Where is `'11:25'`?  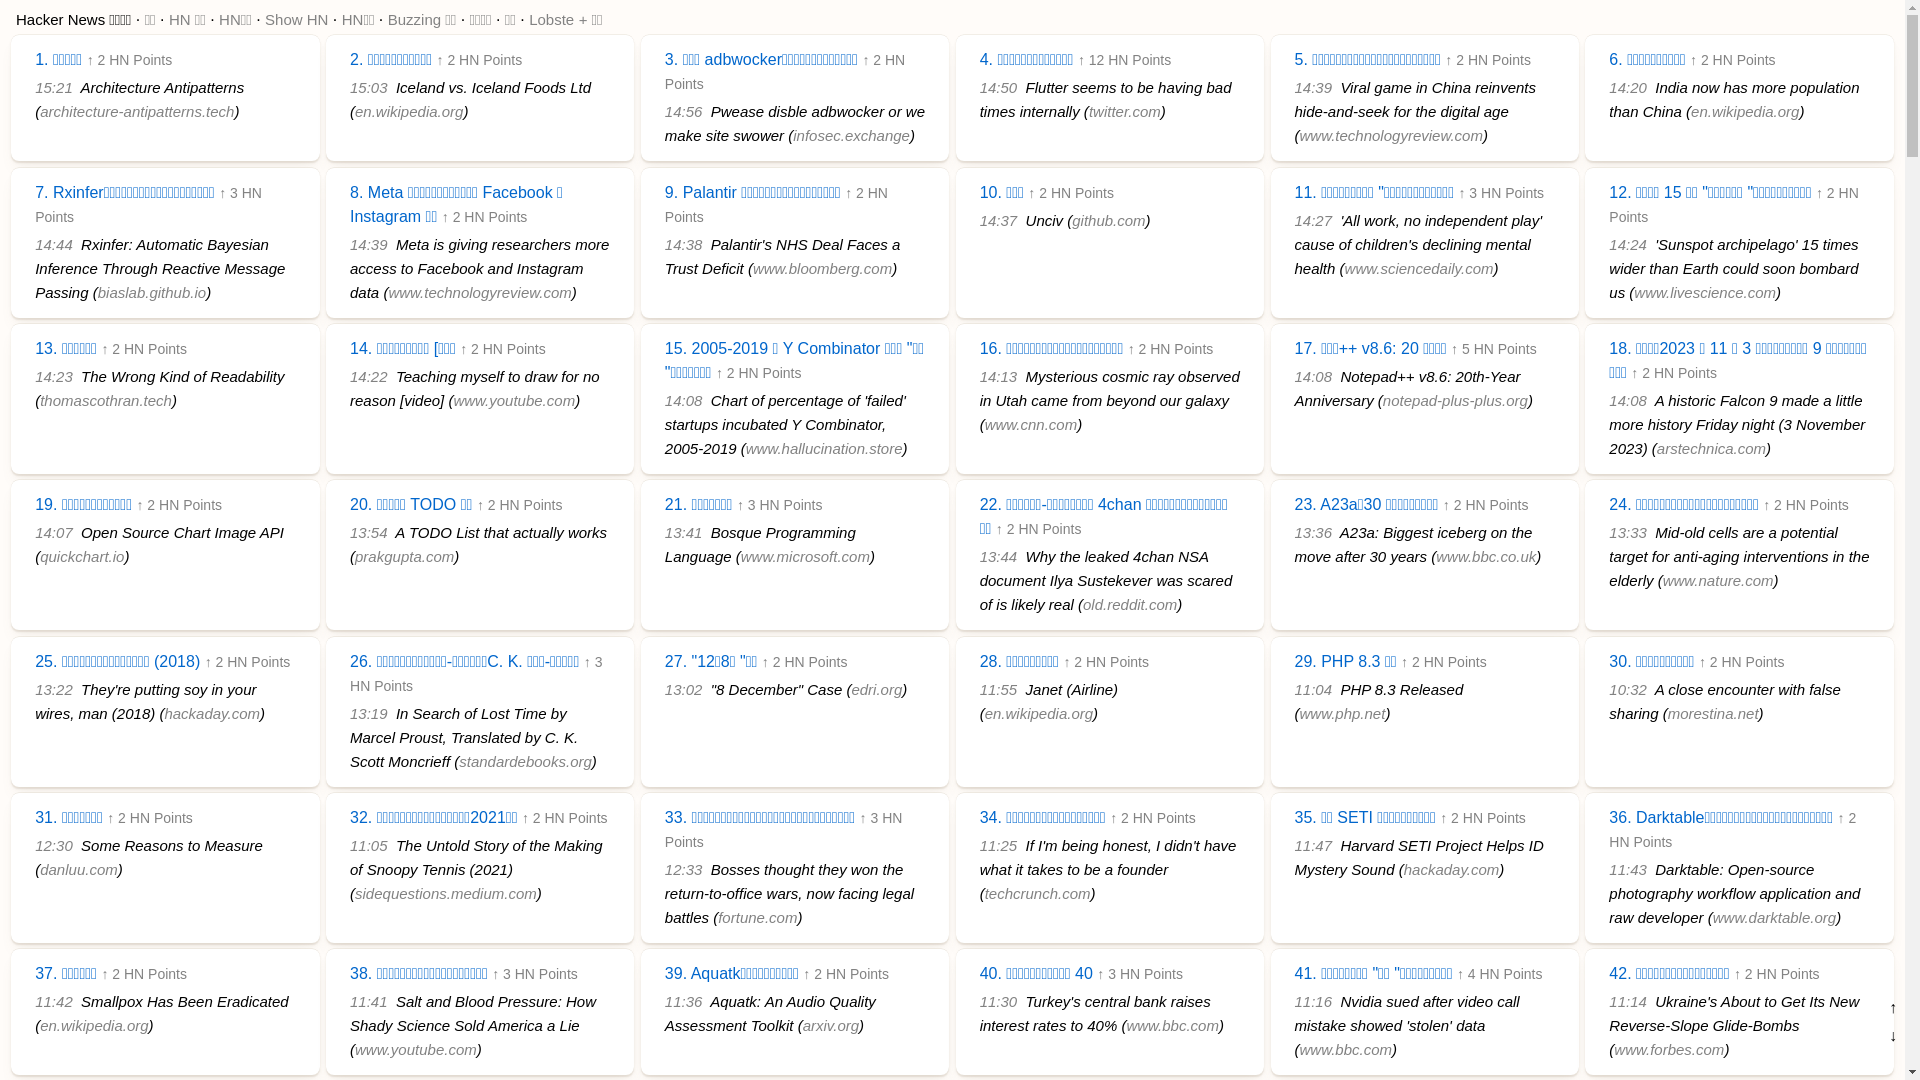
'11:25' is located at coordinates (998, 845).